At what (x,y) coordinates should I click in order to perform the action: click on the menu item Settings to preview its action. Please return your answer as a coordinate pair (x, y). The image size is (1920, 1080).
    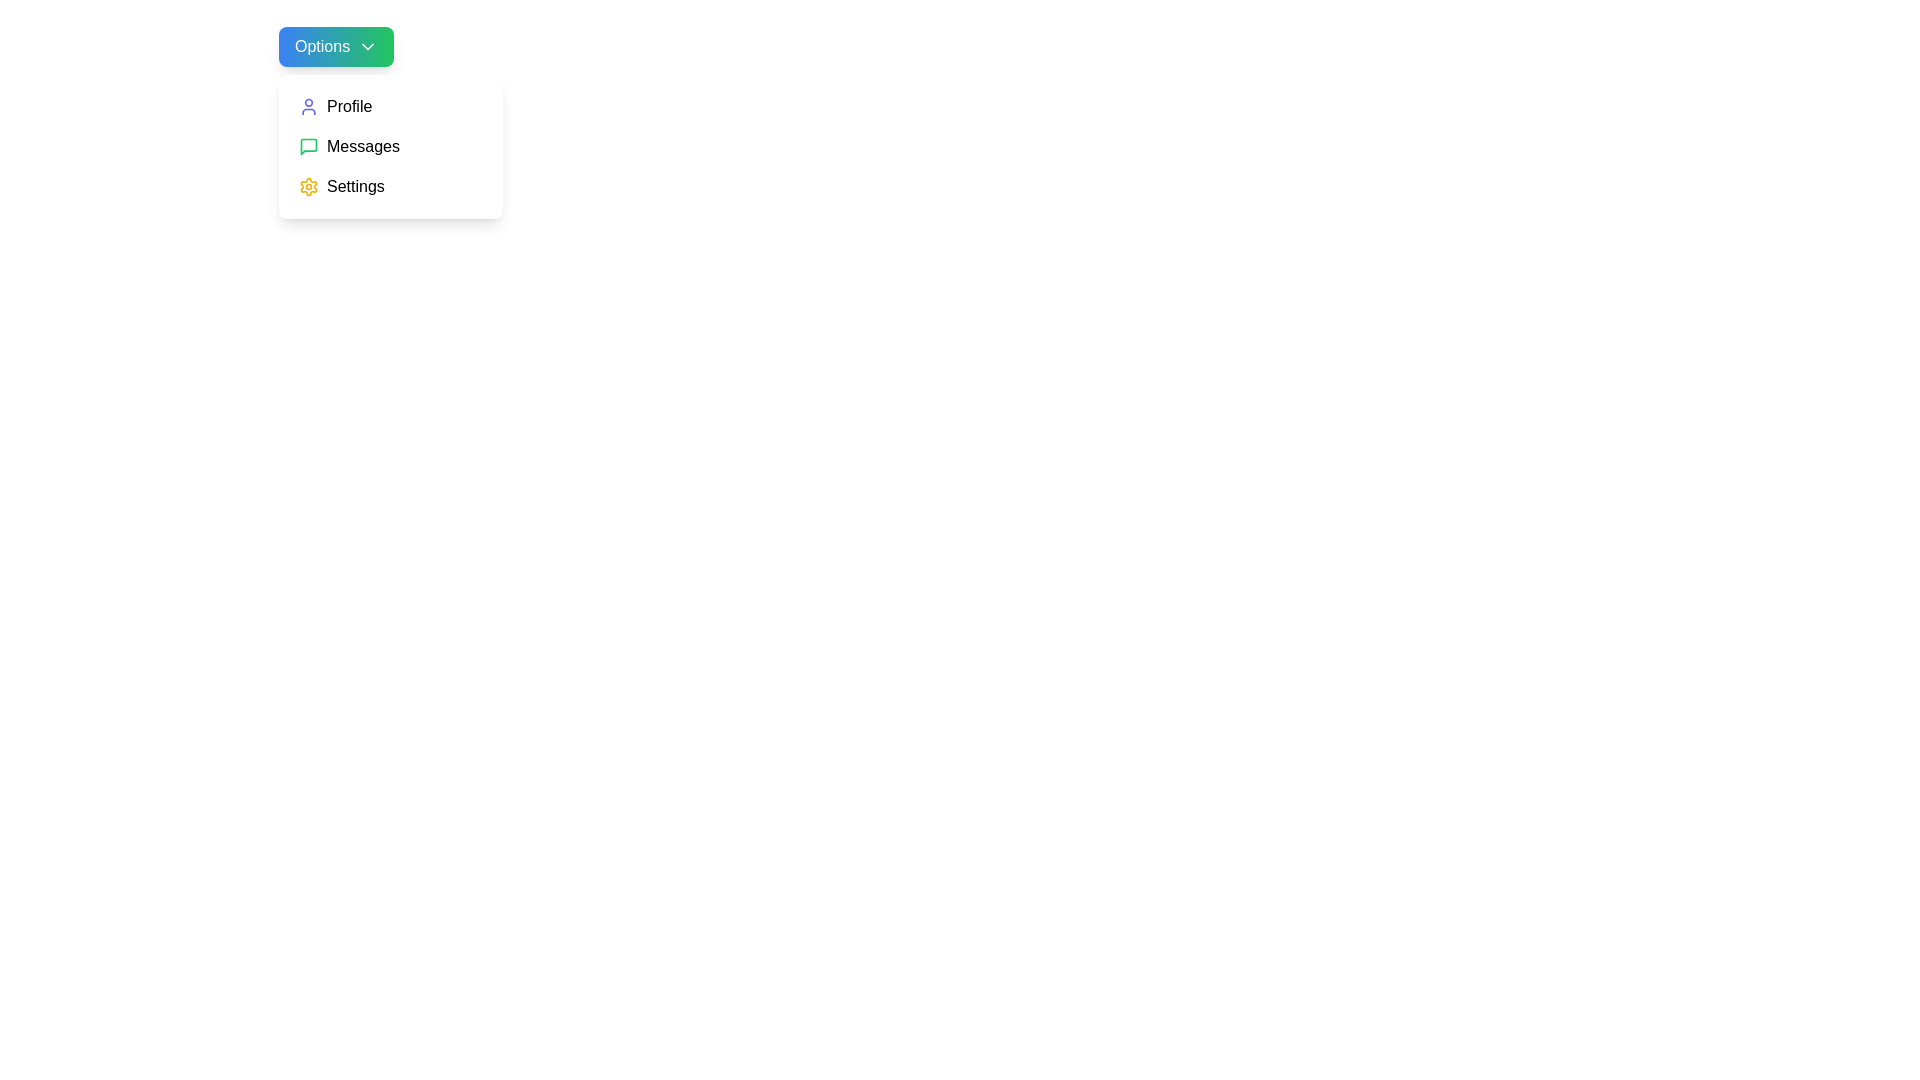
    Looking at the image, I should click on (390, 186).